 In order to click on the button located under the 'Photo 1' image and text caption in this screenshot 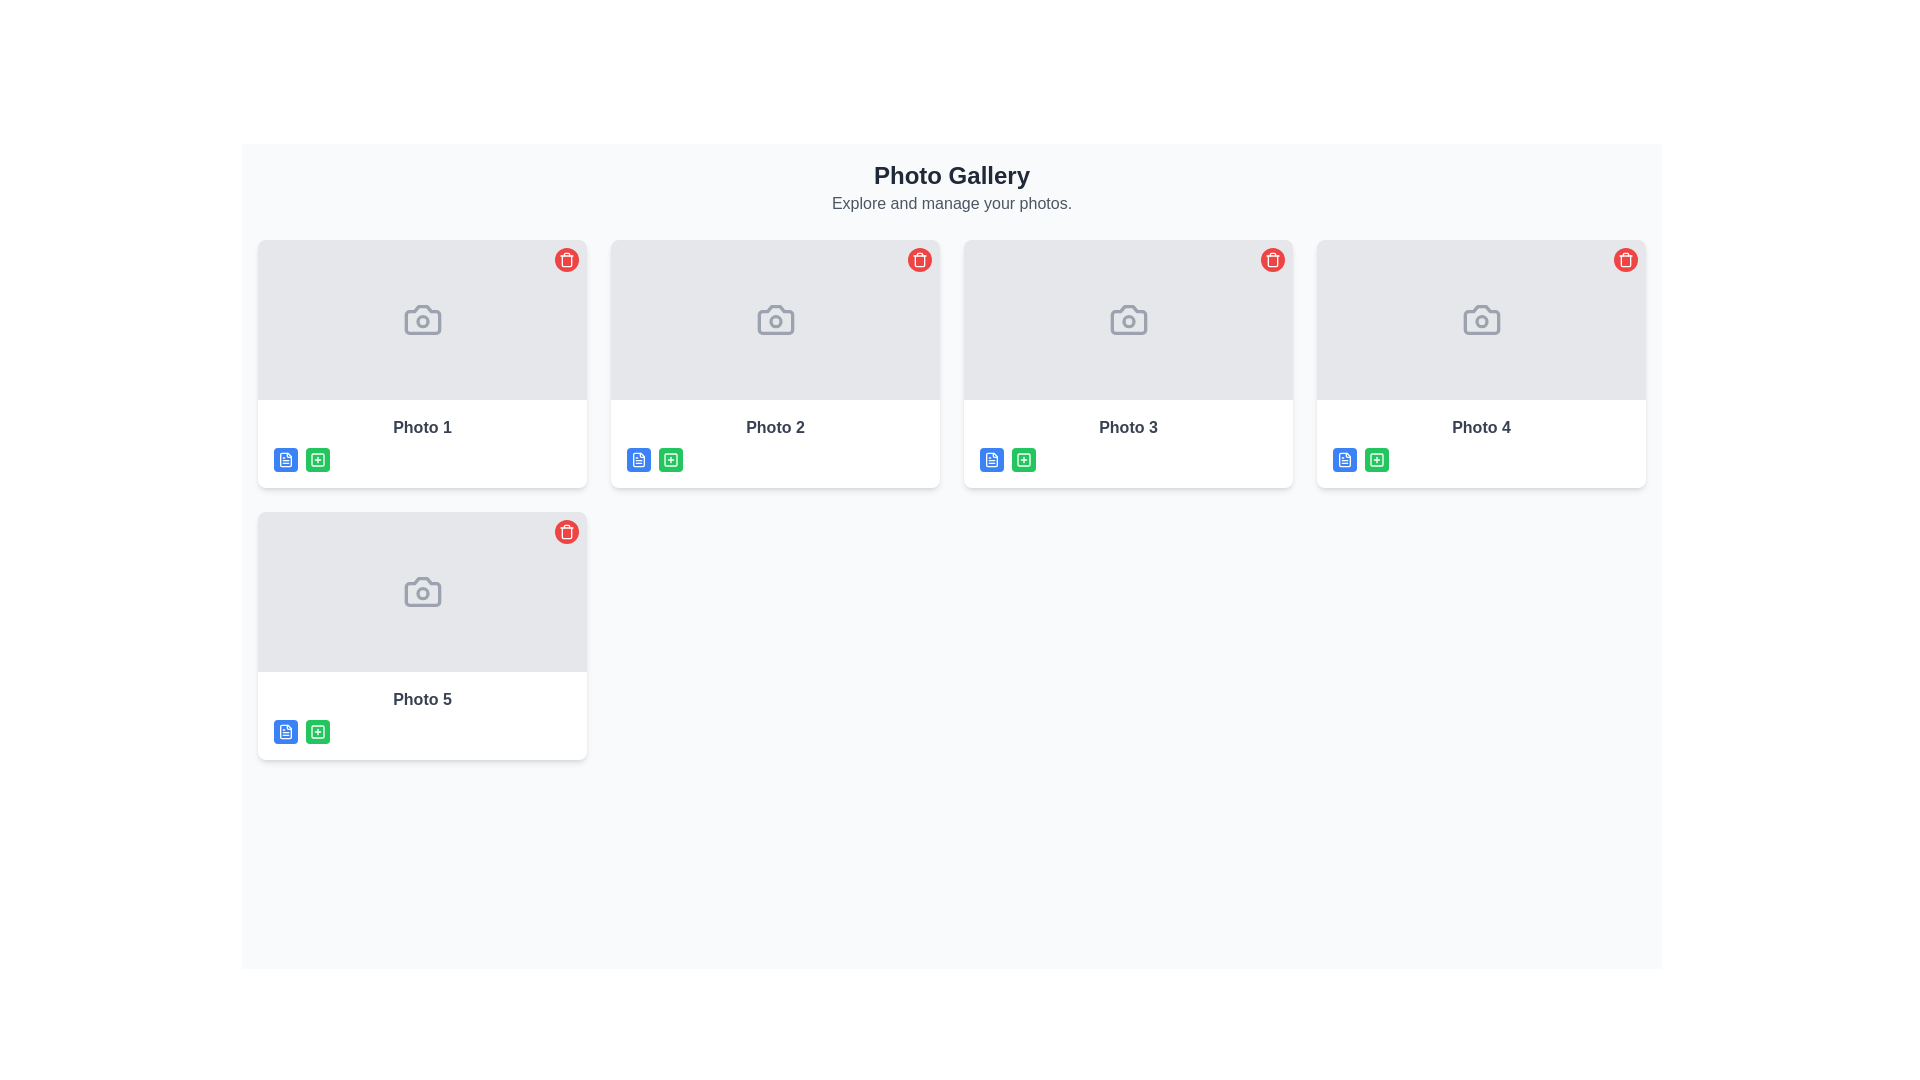, I will do `click(285, 459)`.